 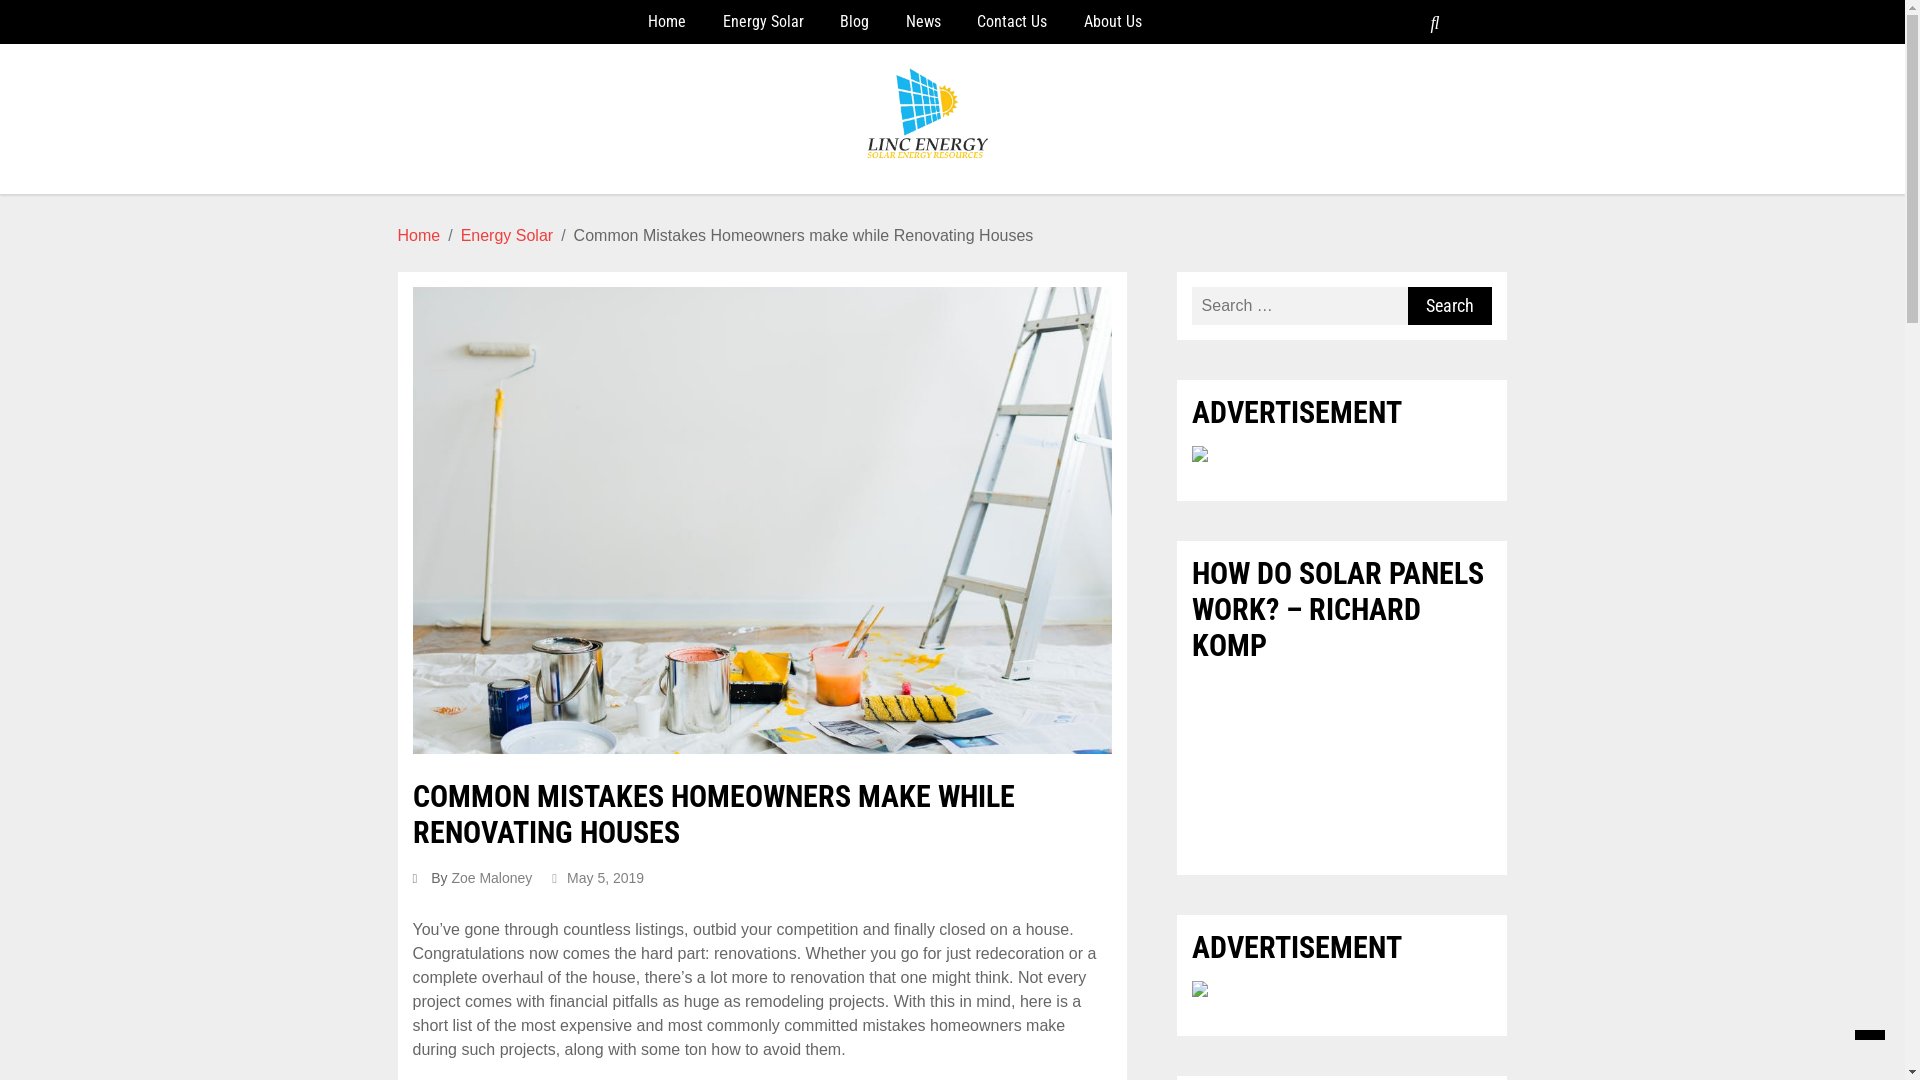 What do you see at coordinates (491, 877) in the screenshot?
I see `'Zoe Maloney'` at bounding box center [491, 877].